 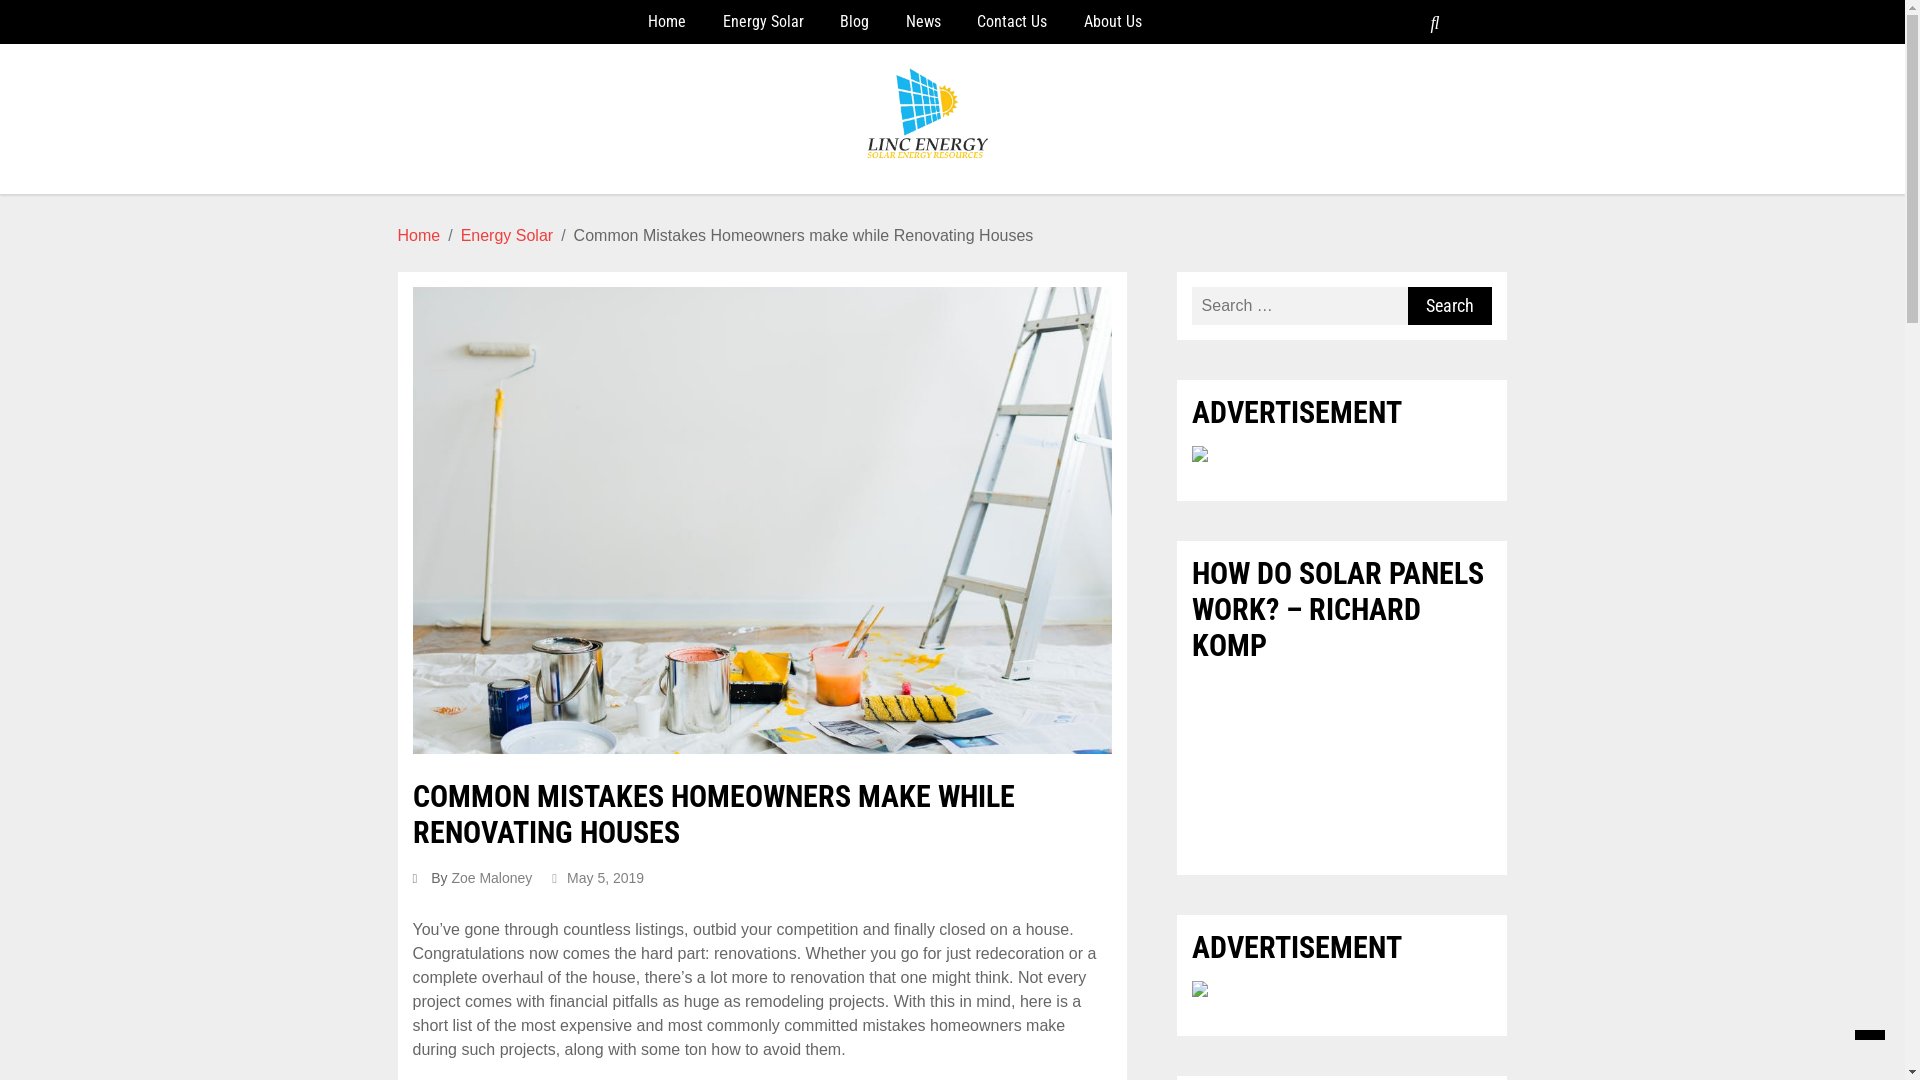 What do you see at coordinates (491, 877) in the screenshot?
I see `'Zoe Maloney'` at bounding box center [491, 877].